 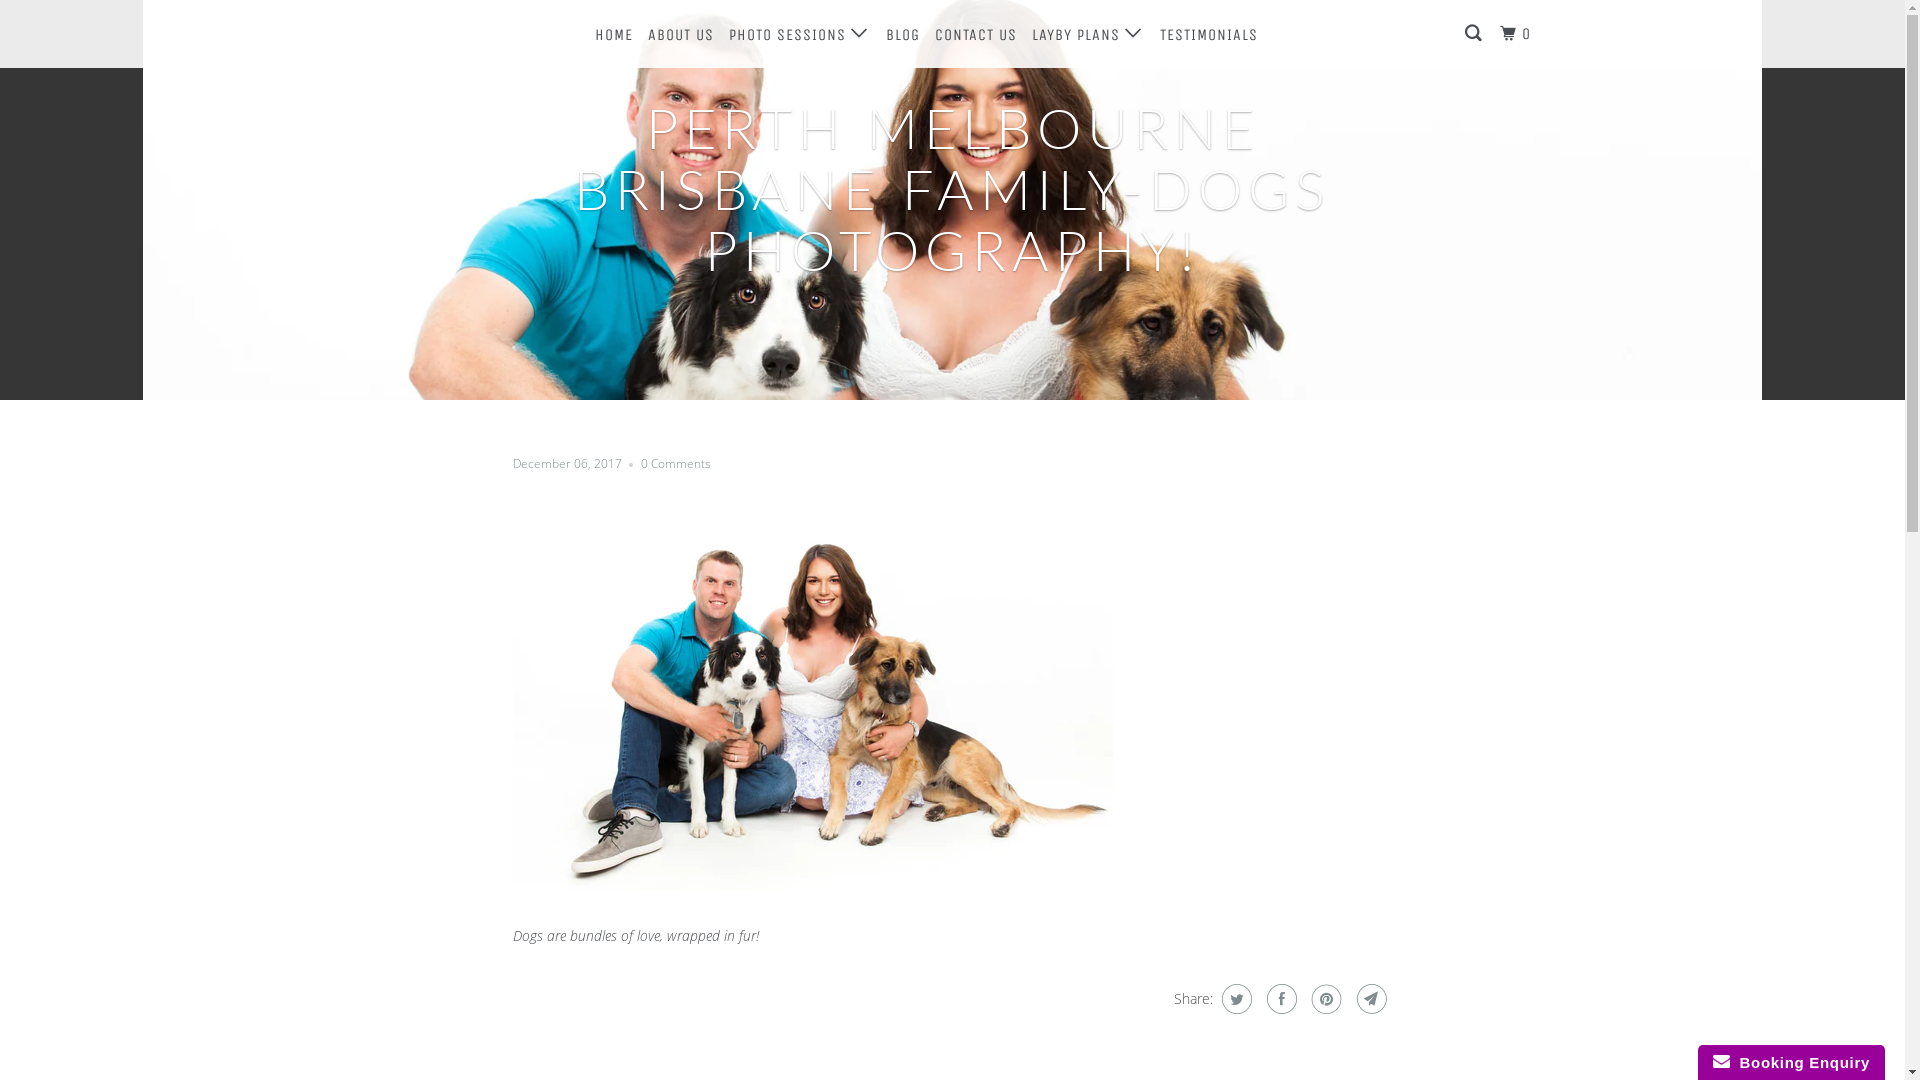 I want to click on 'HOME', so click(x=589, y=34).